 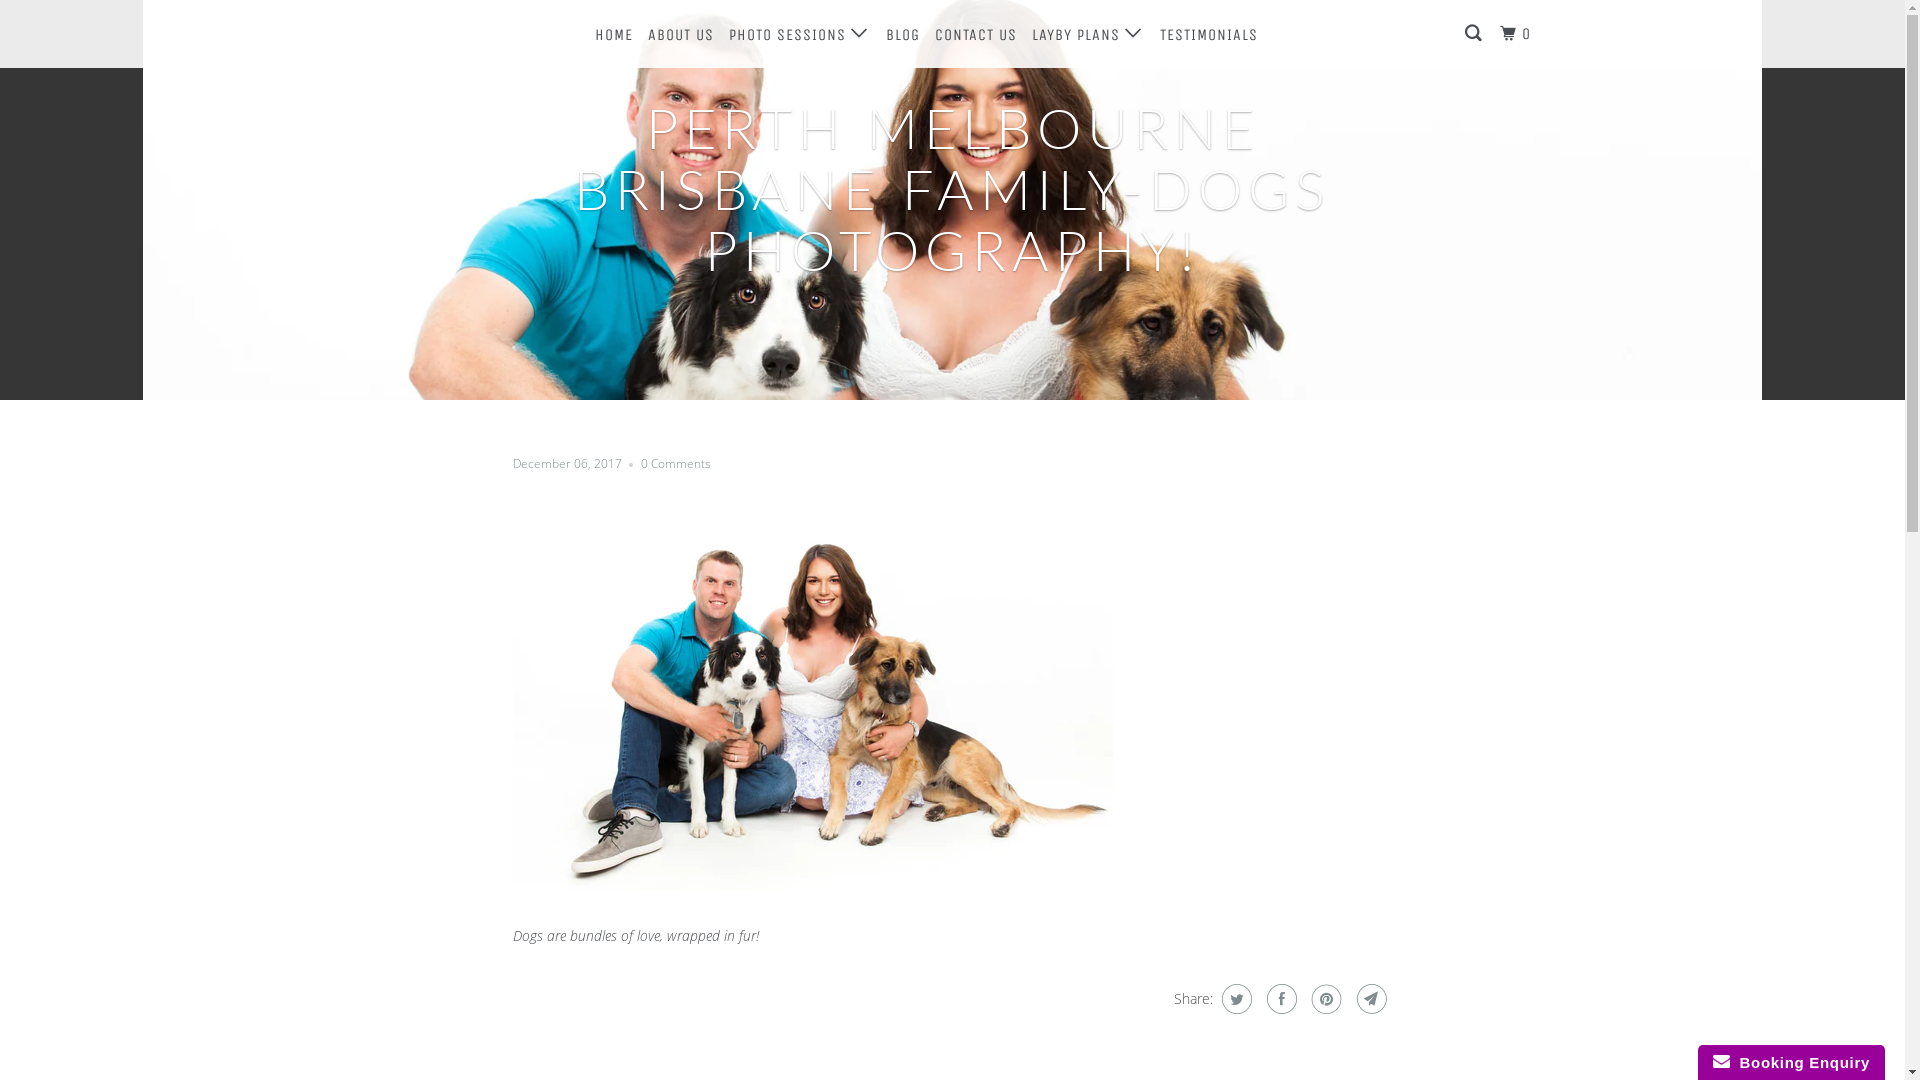 I want to click on 'HOME', so click(x=589, y=34).